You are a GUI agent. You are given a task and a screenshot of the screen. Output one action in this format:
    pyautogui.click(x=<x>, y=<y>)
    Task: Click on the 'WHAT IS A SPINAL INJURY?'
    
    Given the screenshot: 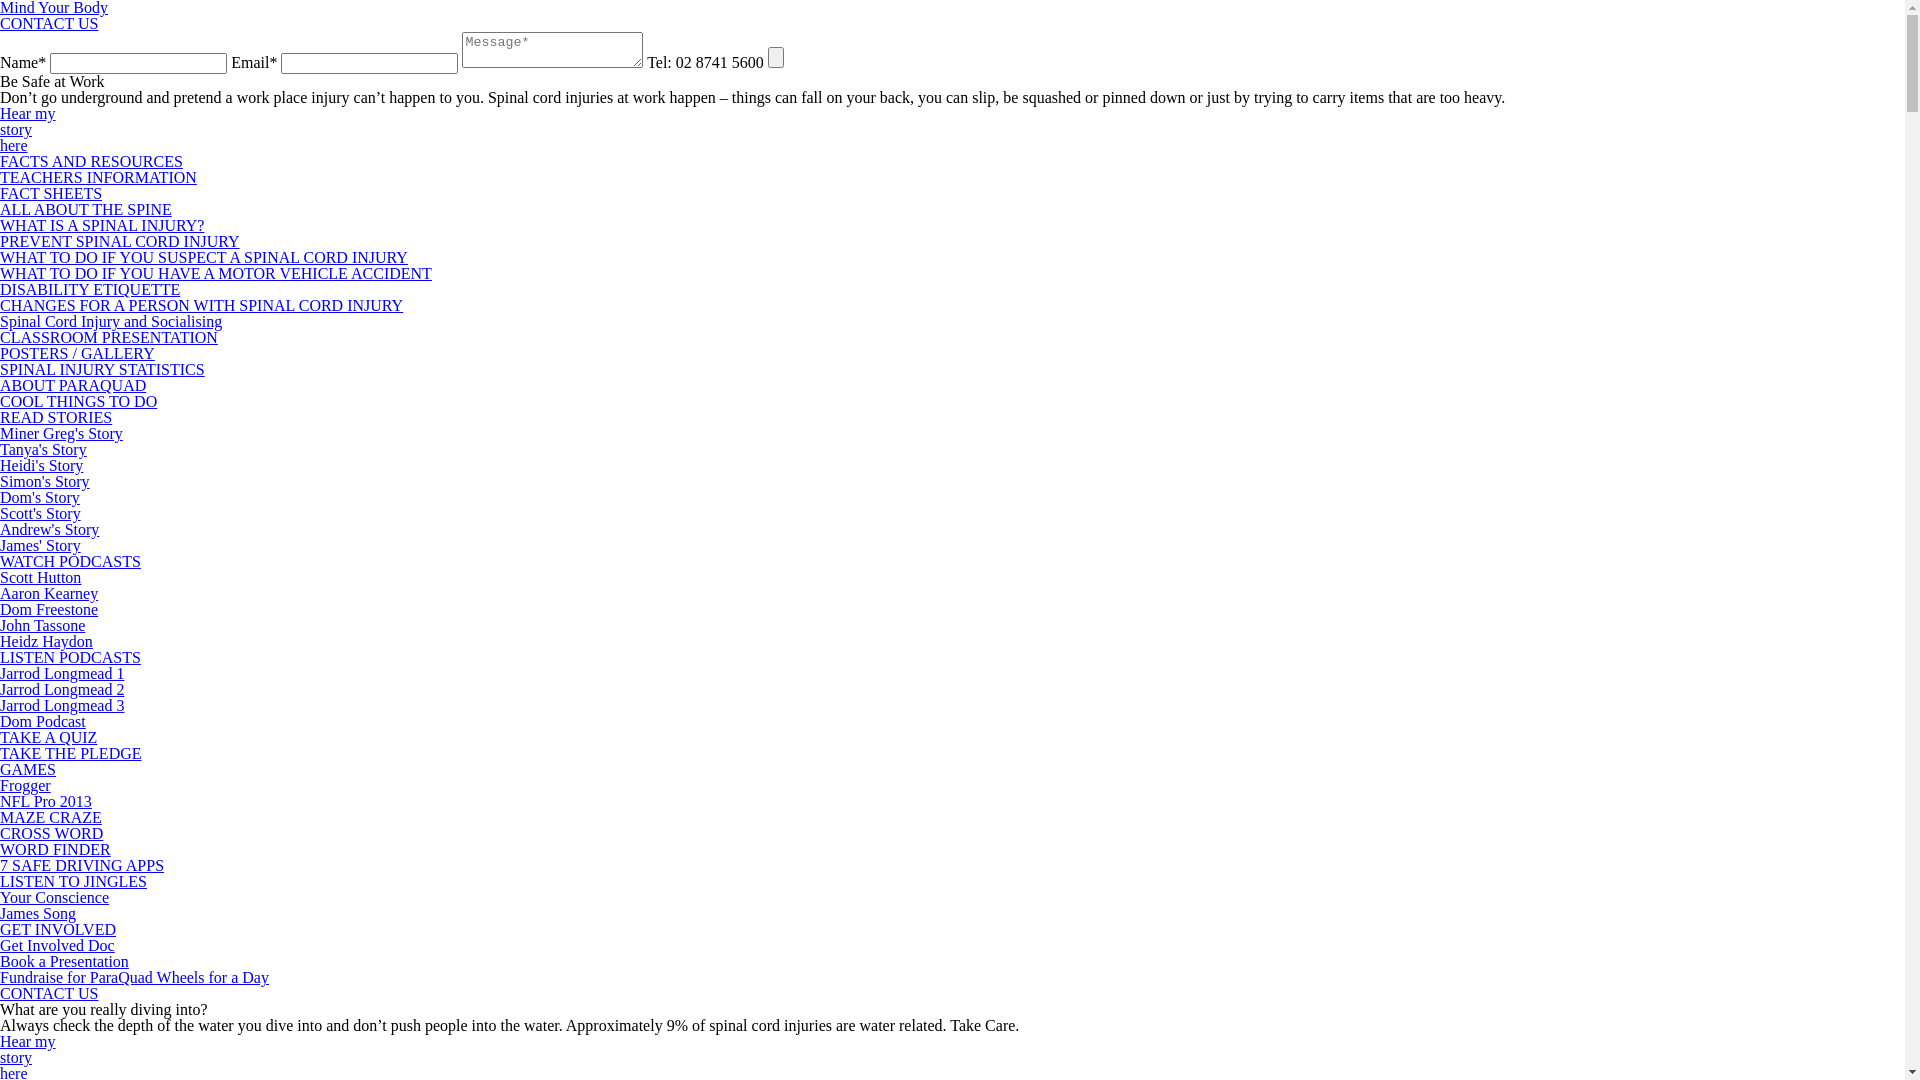 What is the action you would take?
    pyautogui.click(x=0, y=225)
    